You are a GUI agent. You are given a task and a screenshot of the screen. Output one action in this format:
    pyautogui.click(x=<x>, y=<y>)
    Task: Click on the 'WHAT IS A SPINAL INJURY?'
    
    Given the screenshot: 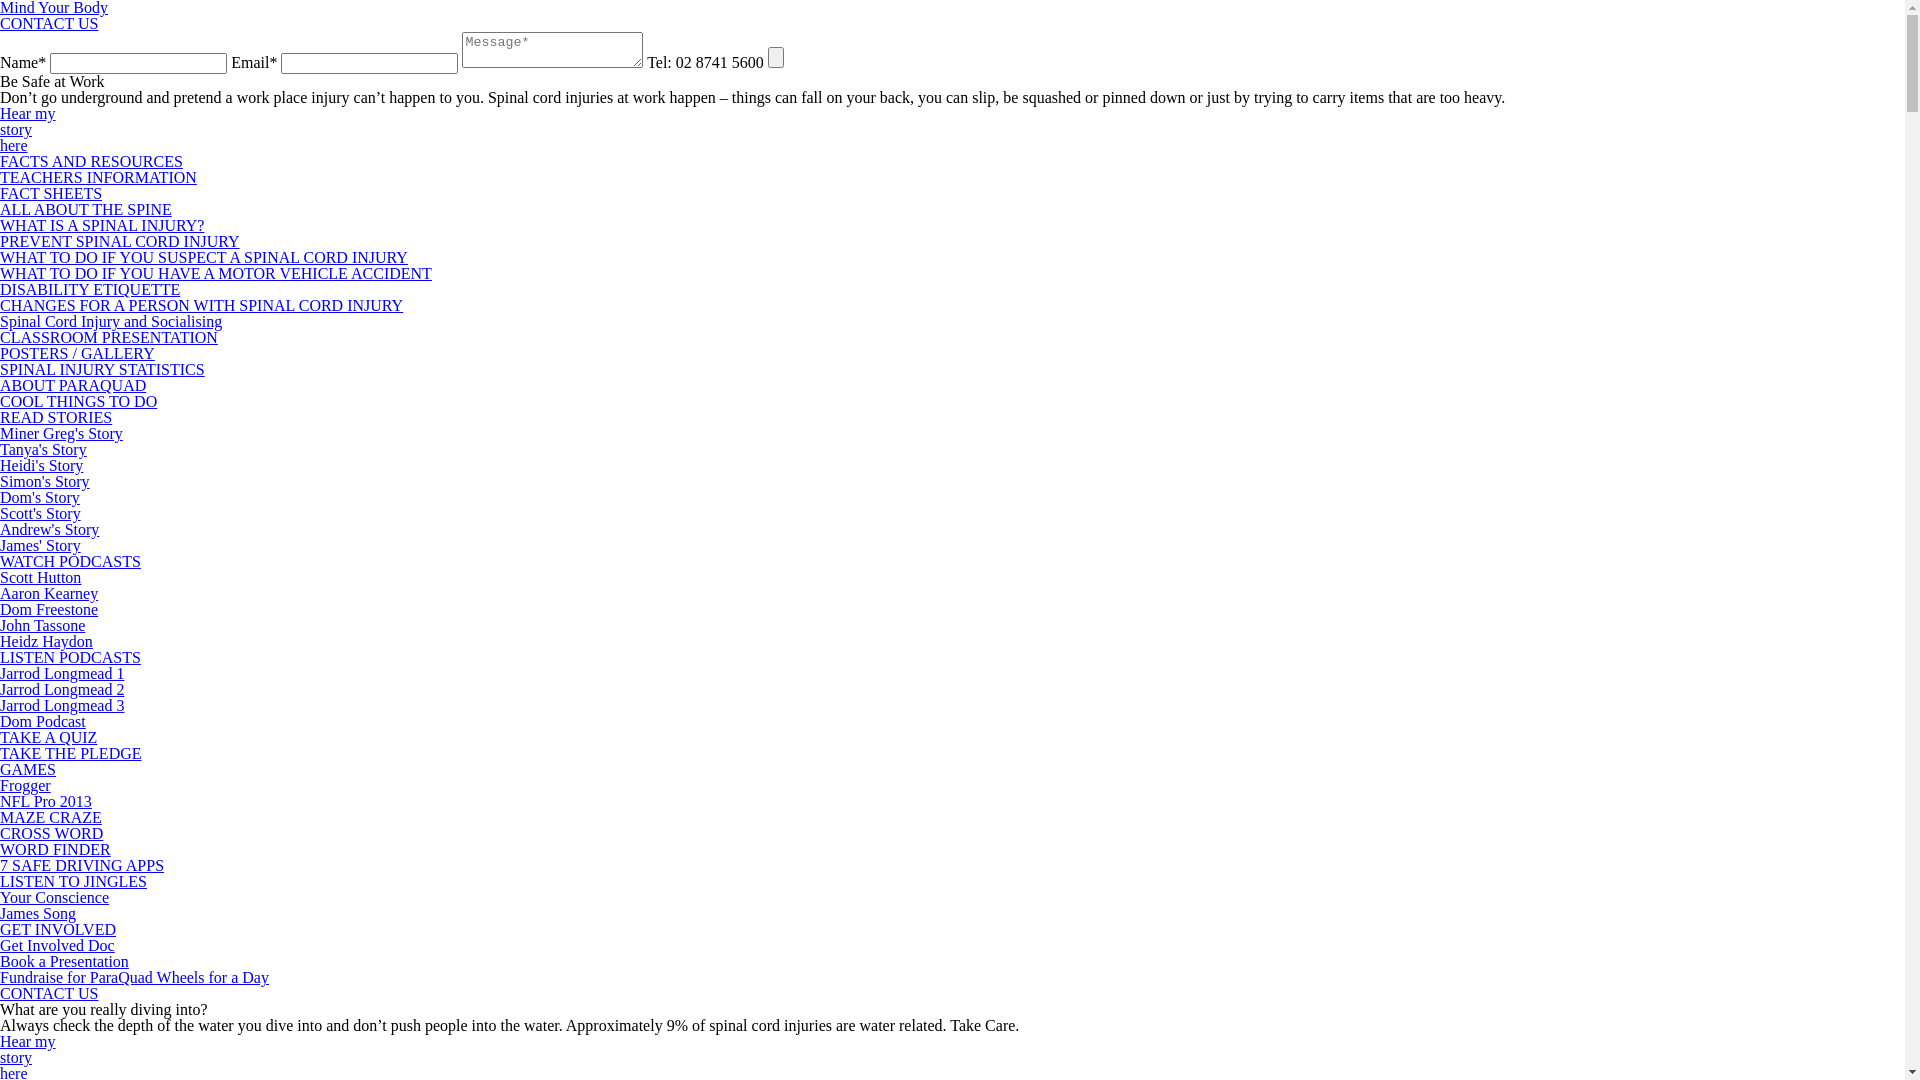 What is the action you would take?
    pyautogui.click(x=0, y=225)
    